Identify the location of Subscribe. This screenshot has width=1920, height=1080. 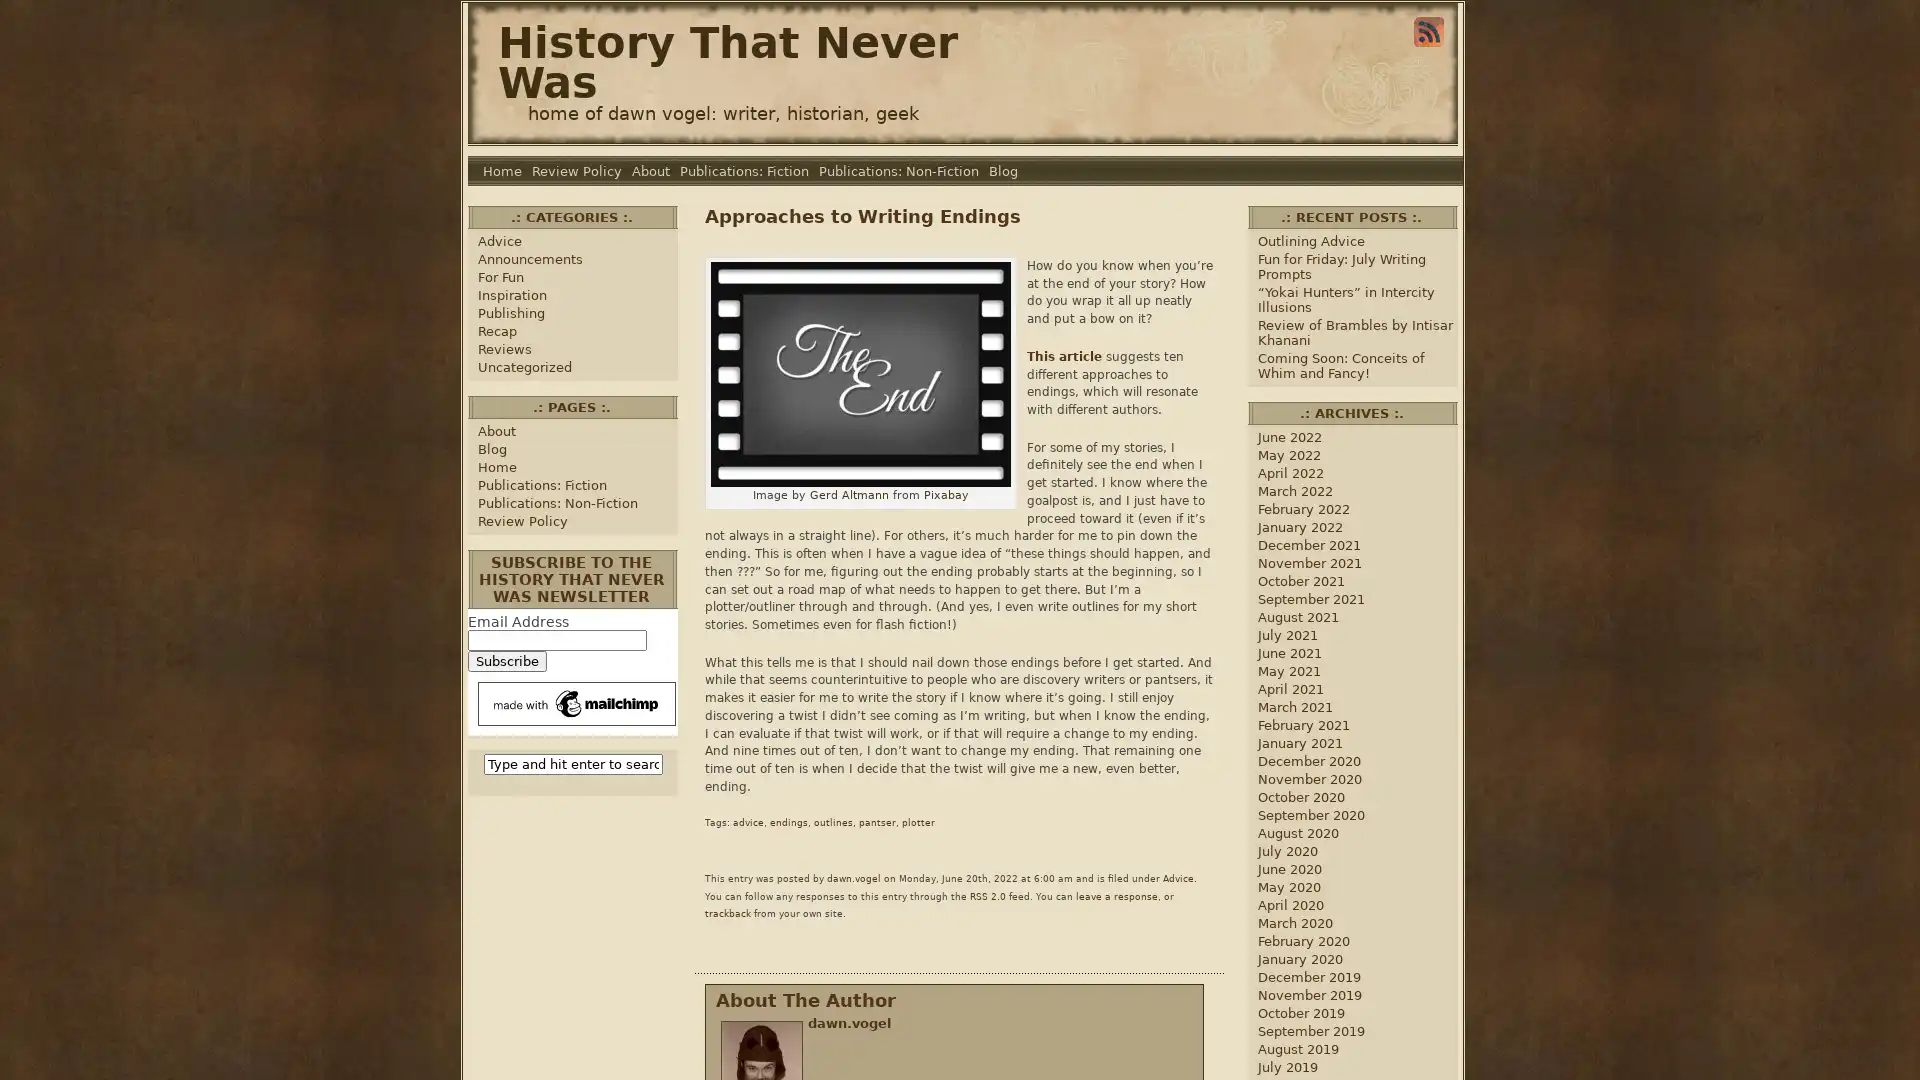
(507, 661).